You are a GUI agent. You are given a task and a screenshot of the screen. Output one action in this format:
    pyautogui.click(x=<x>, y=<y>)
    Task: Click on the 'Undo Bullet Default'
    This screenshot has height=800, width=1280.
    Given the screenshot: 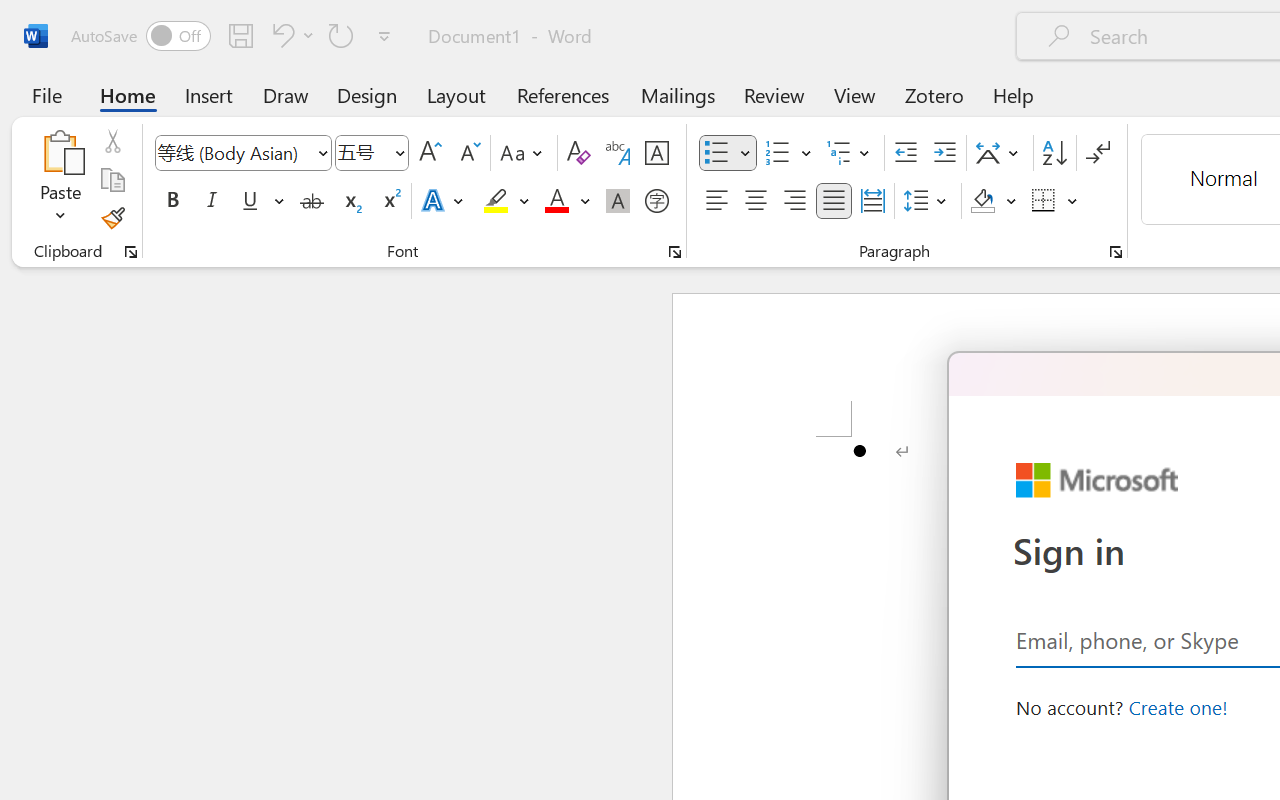 What is the action you would take?
    pyautogui.click(x=279, y=34)
    